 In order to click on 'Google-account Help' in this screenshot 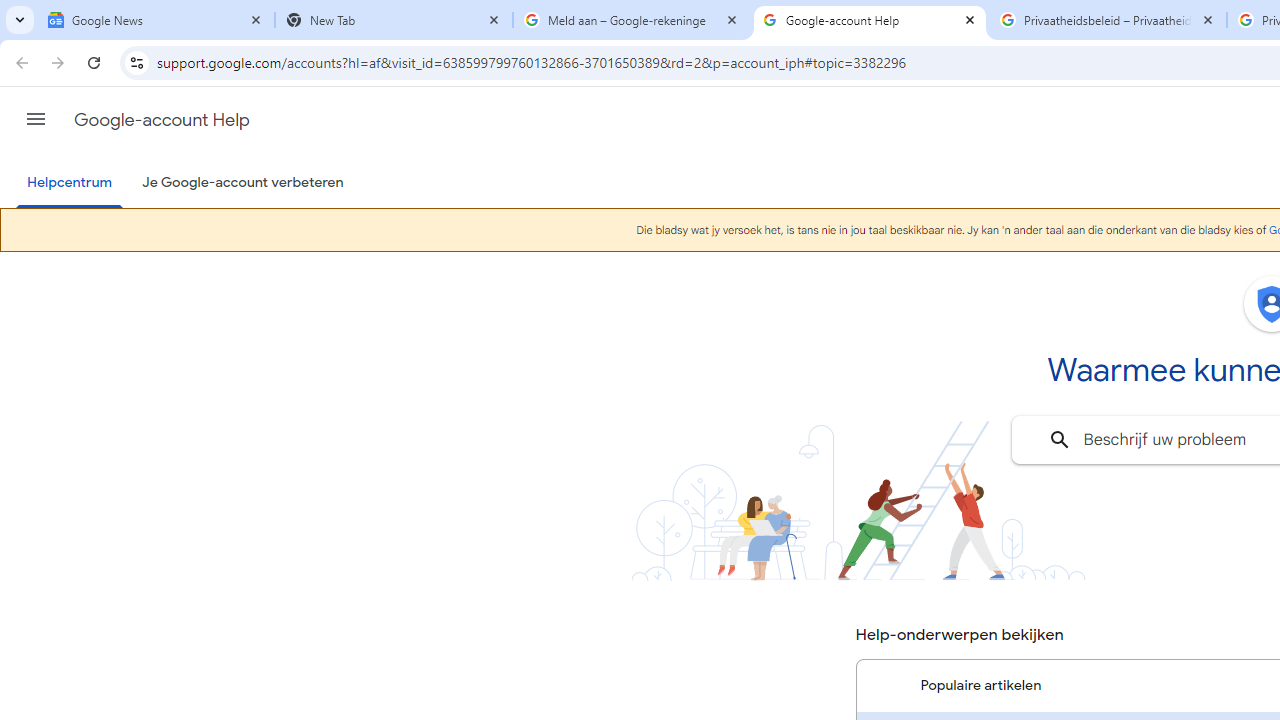, I will do `click(870, 20)`.